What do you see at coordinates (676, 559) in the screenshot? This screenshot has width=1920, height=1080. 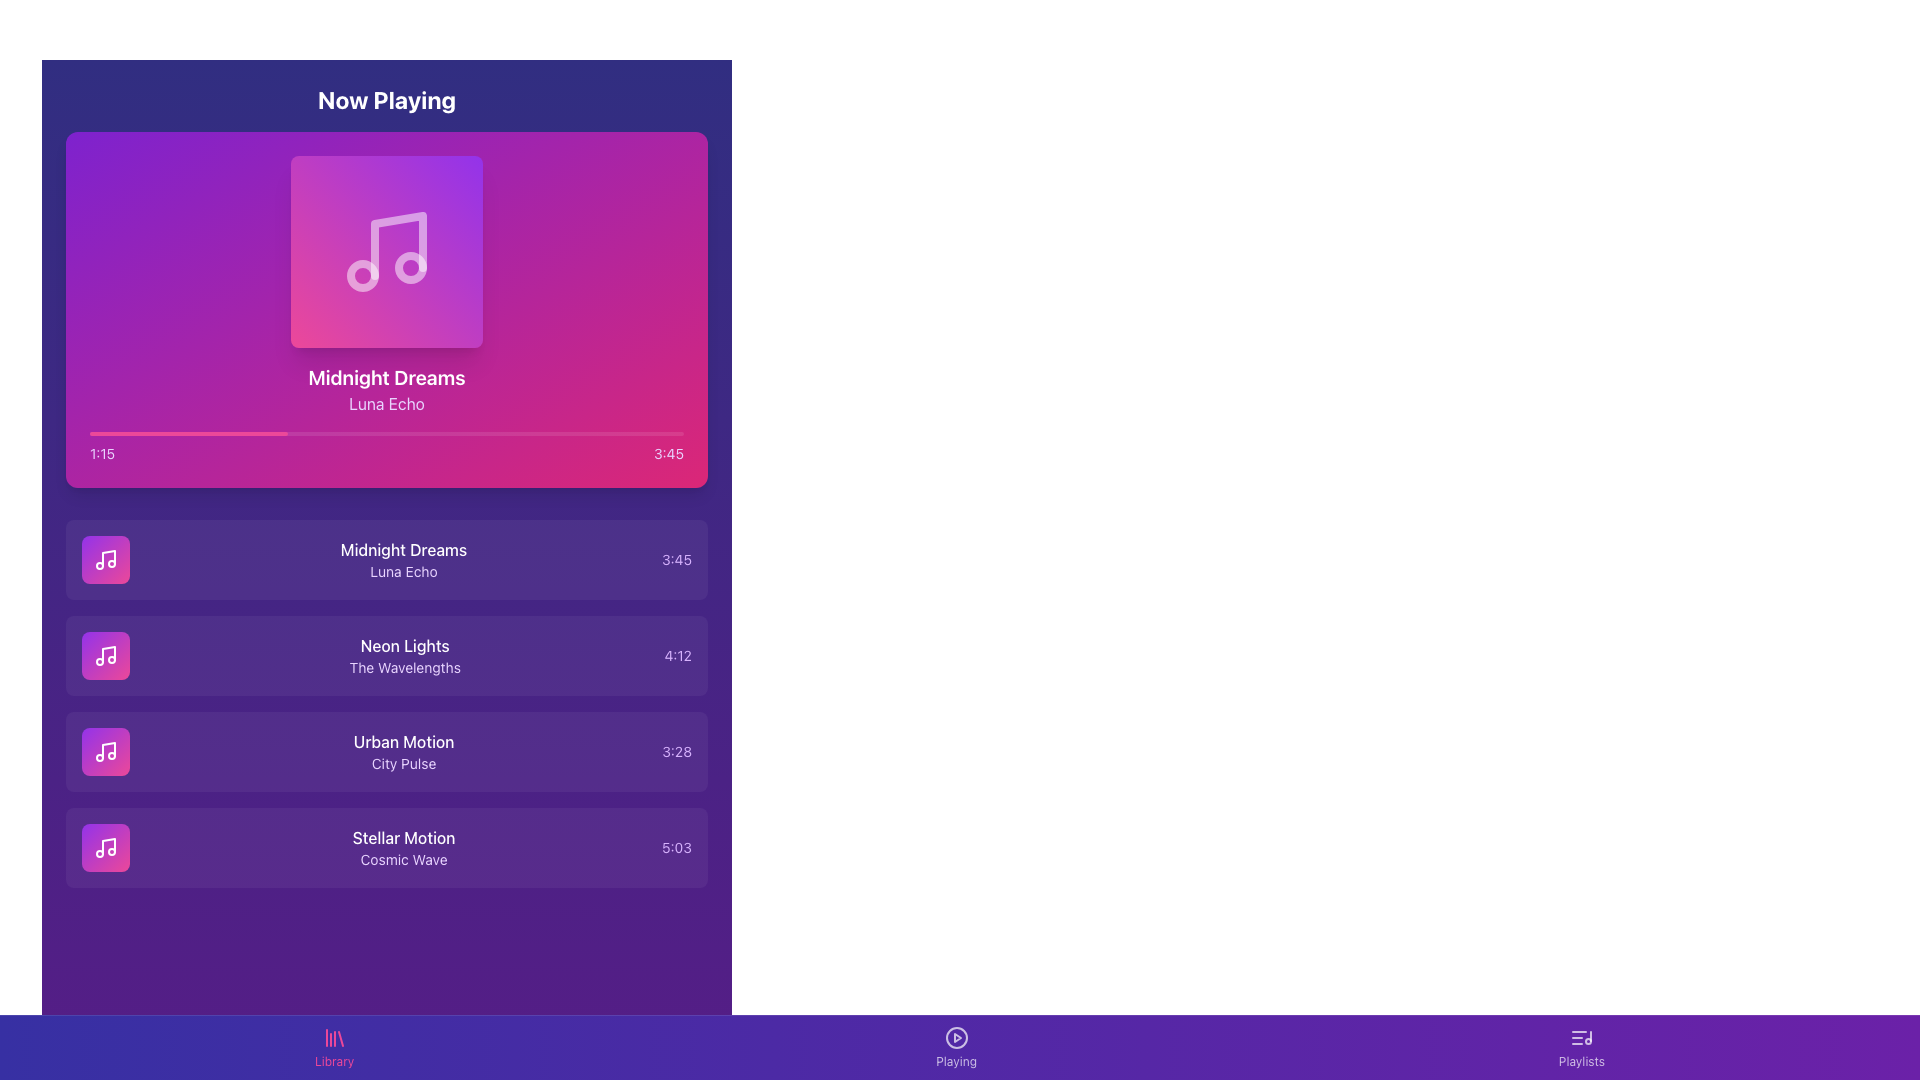 I see `the text label displaying '3:45' that is styled with a small font size and purple color, located at the far right of the song entry for 'Midnight Dreams' by 'Luna Echo'` at bounding box center [676, 559].